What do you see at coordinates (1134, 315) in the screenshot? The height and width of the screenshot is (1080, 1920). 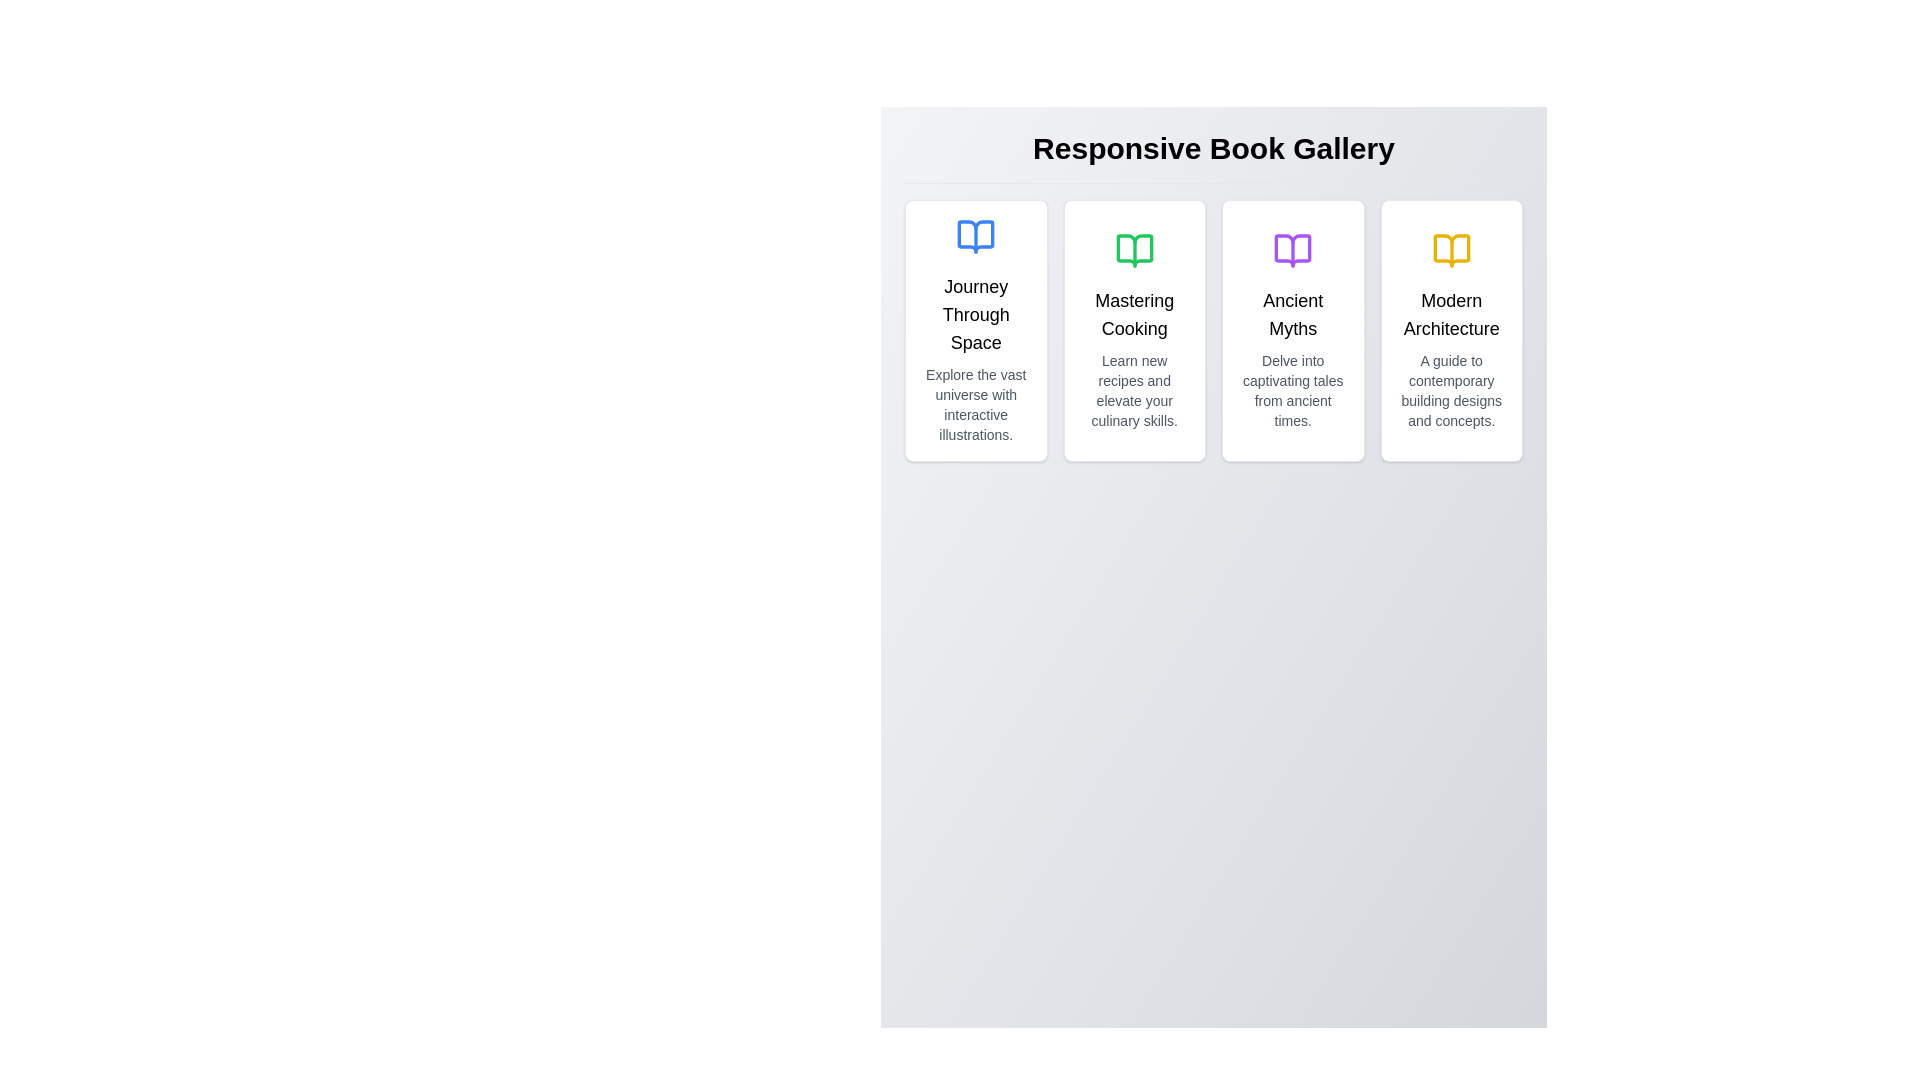 I see `the text block that displays 'Mastering Cooking', which features bold, larger font in a modern sans-serif typeface, located within the second card of a horizontal row of four cards` at bounding box center [1134, 315].